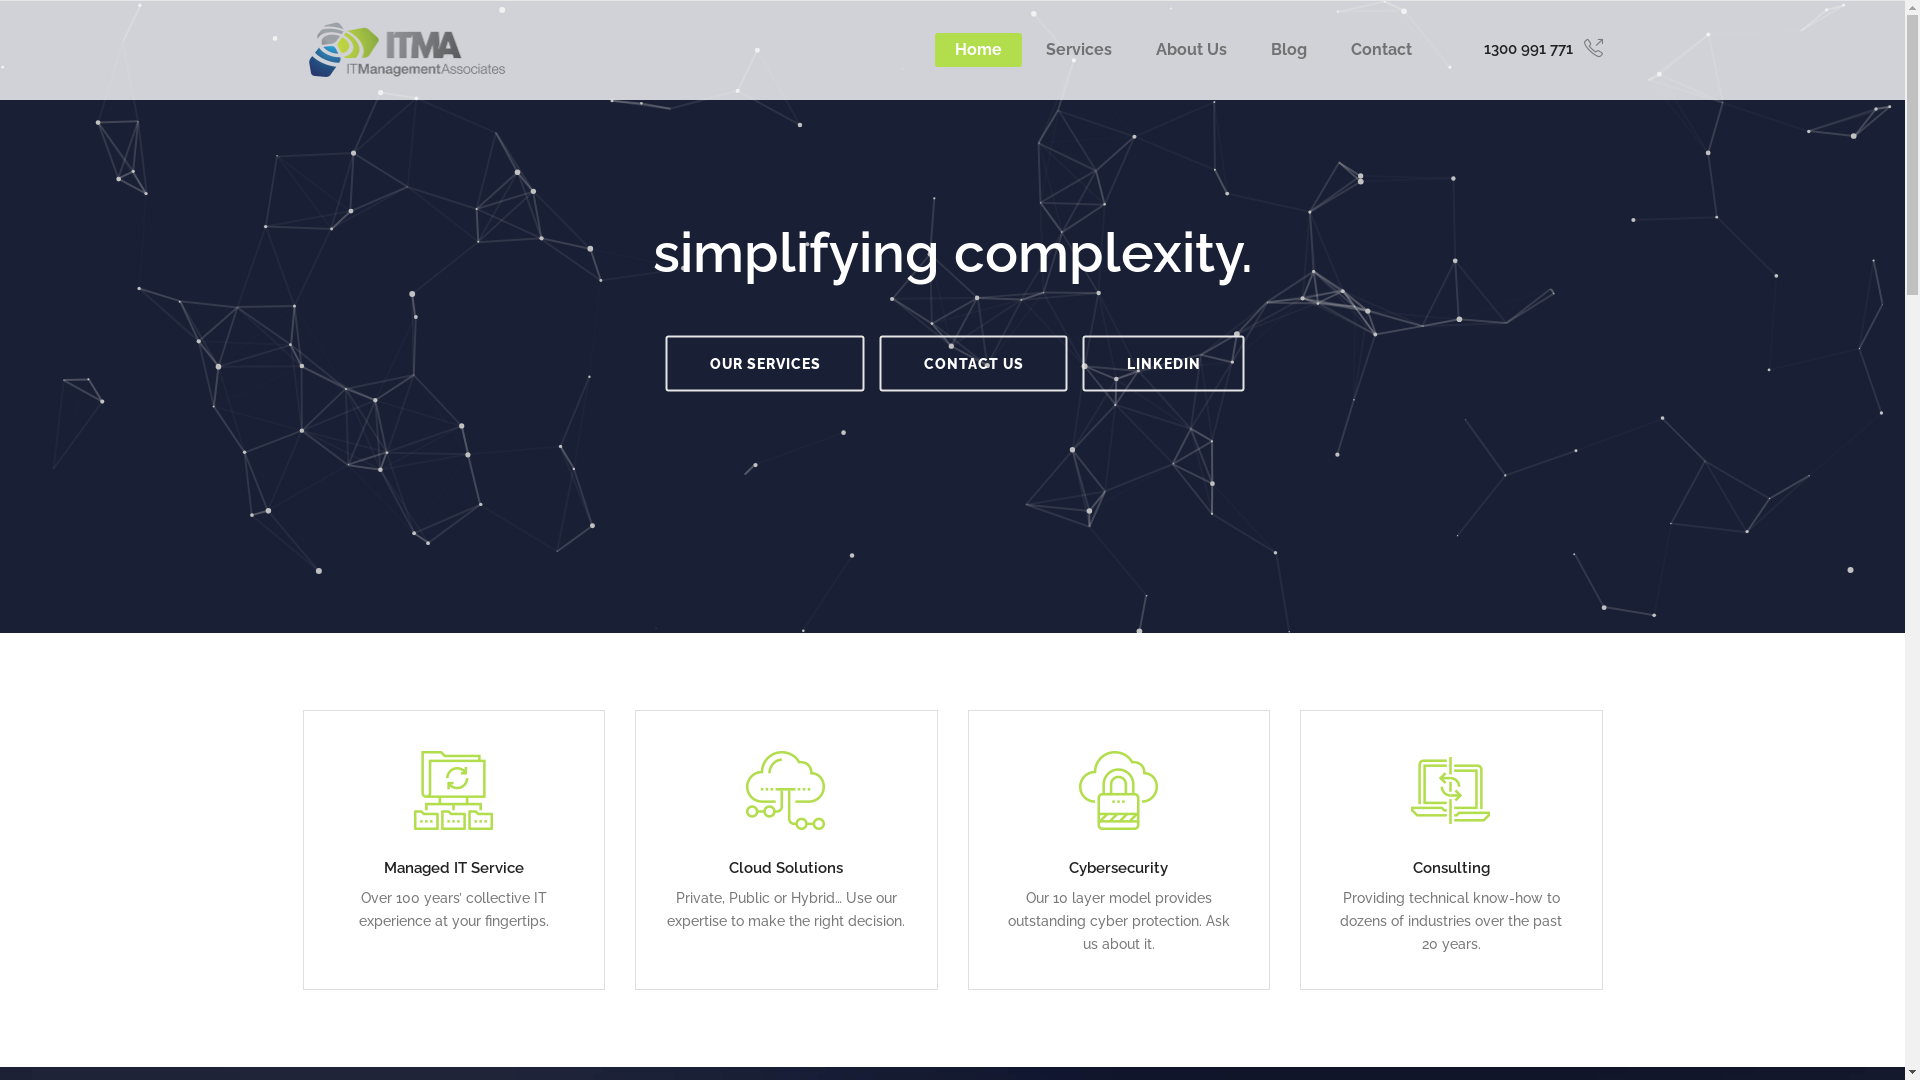  What do you see at coordinates (1162, 362) in the screenshot?
I see `'LINKEDIN'` at bounding box center [1162, 362].